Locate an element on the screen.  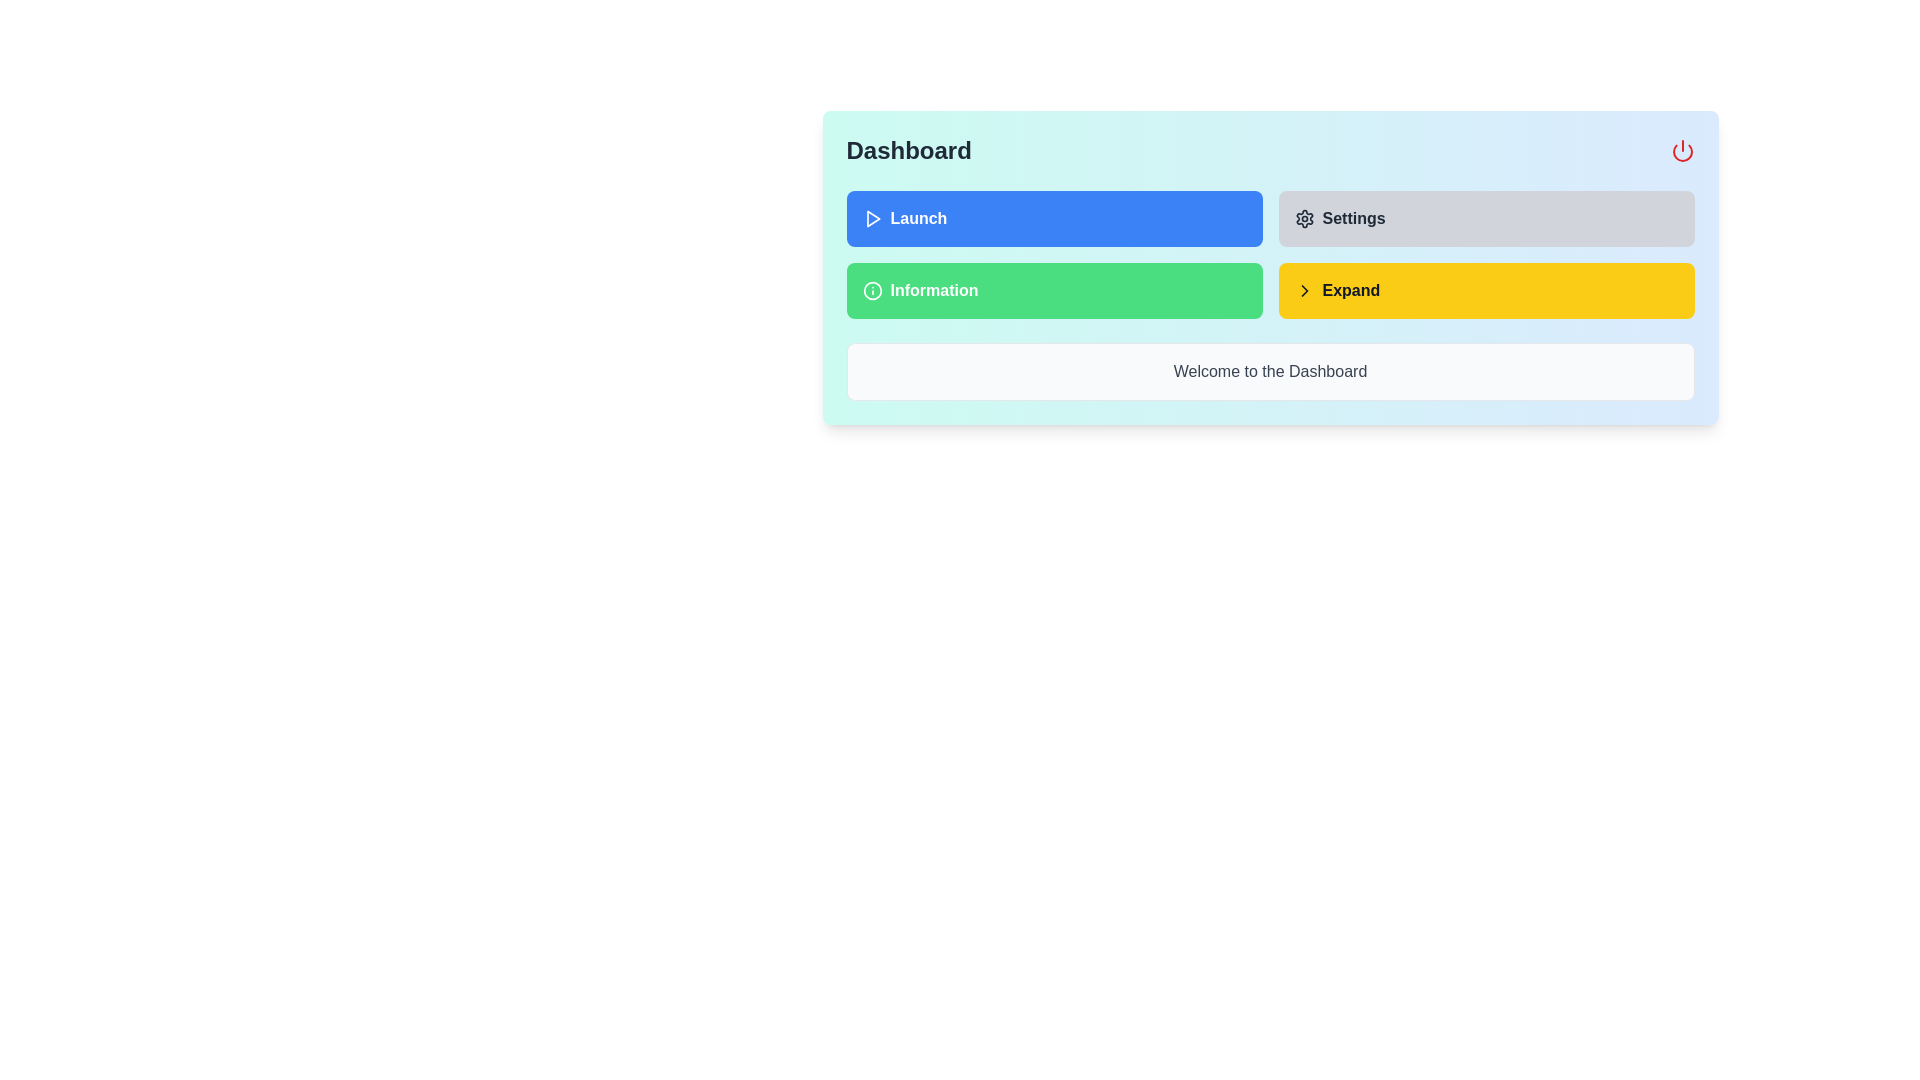
the play icon located on the left side of the 'Launch' button is located at coordinates (872, 219).